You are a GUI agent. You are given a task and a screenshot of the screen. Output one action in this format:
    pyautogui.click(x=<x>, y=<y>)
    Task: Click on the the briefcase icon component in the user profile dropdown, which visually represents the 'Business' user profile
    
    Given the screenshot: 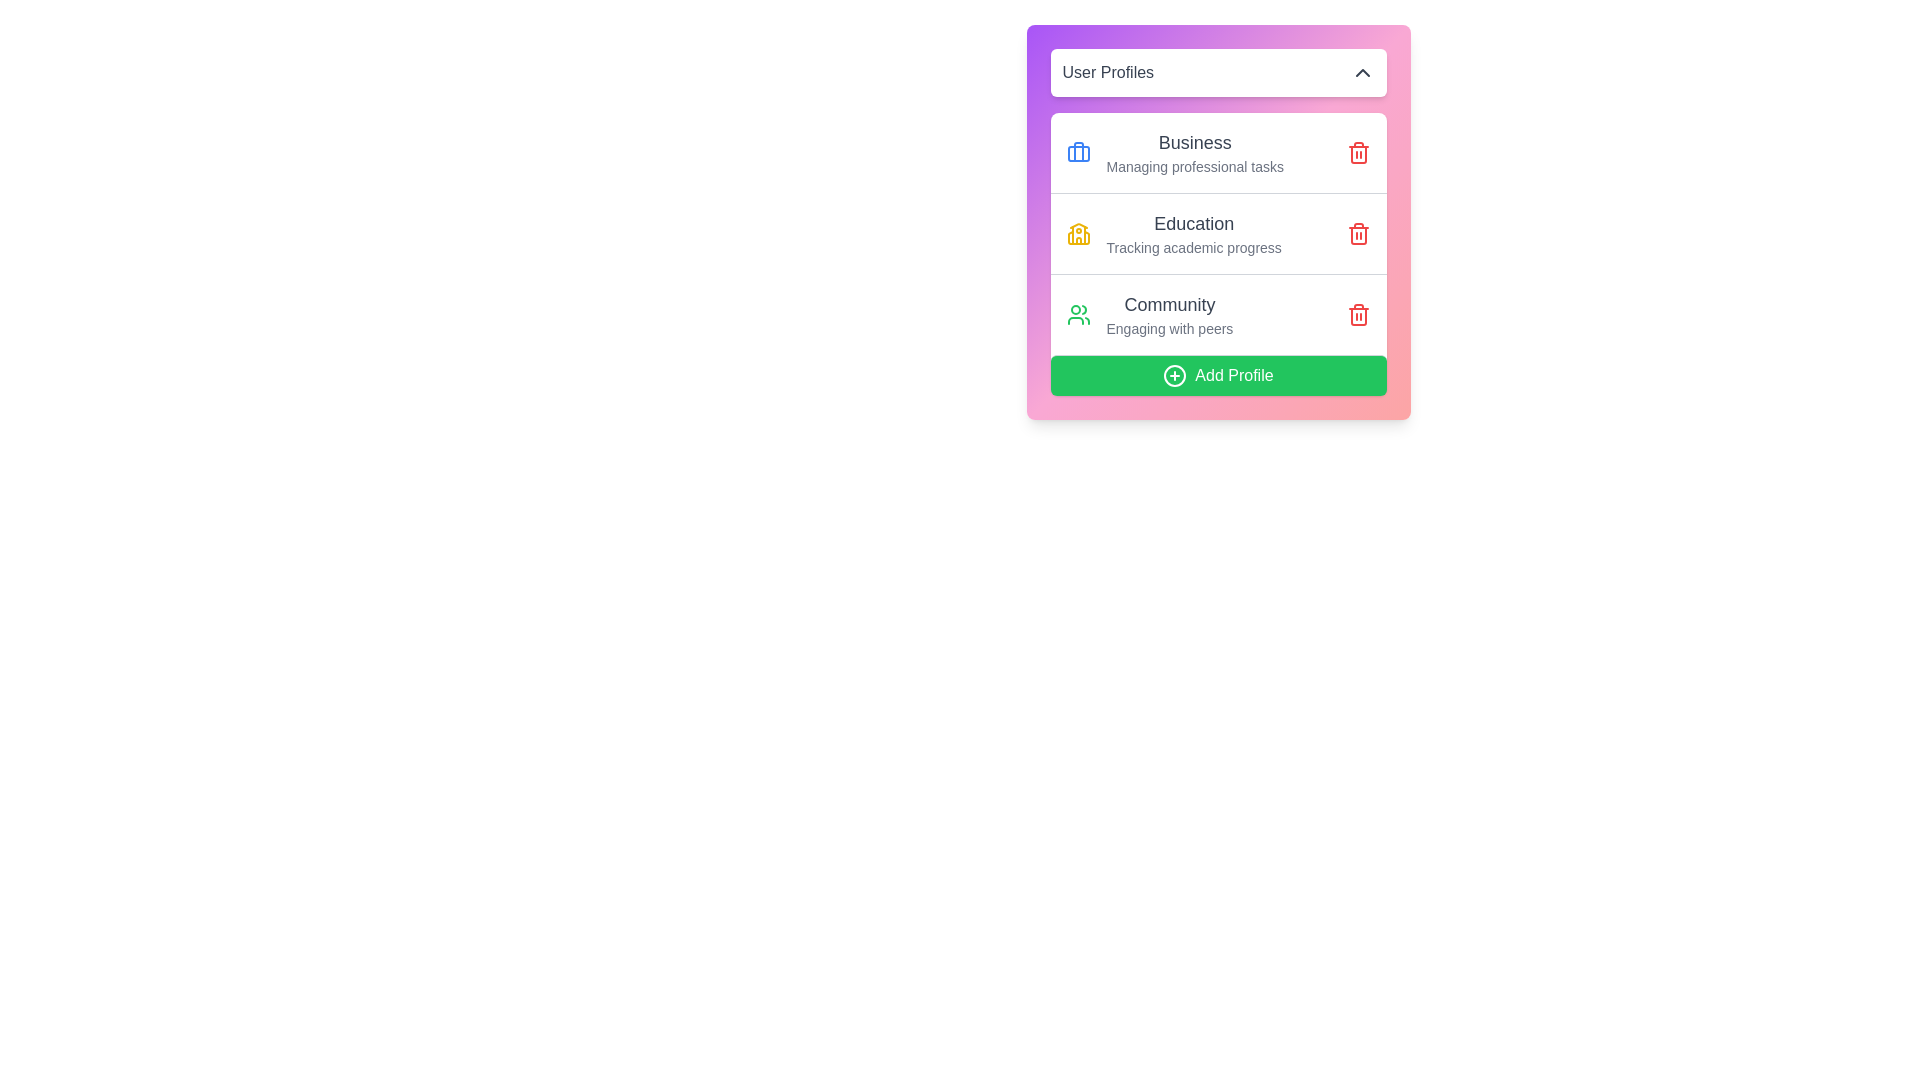 What is the action you would take?
    pyautogui.click(x=1077, y=153)
    